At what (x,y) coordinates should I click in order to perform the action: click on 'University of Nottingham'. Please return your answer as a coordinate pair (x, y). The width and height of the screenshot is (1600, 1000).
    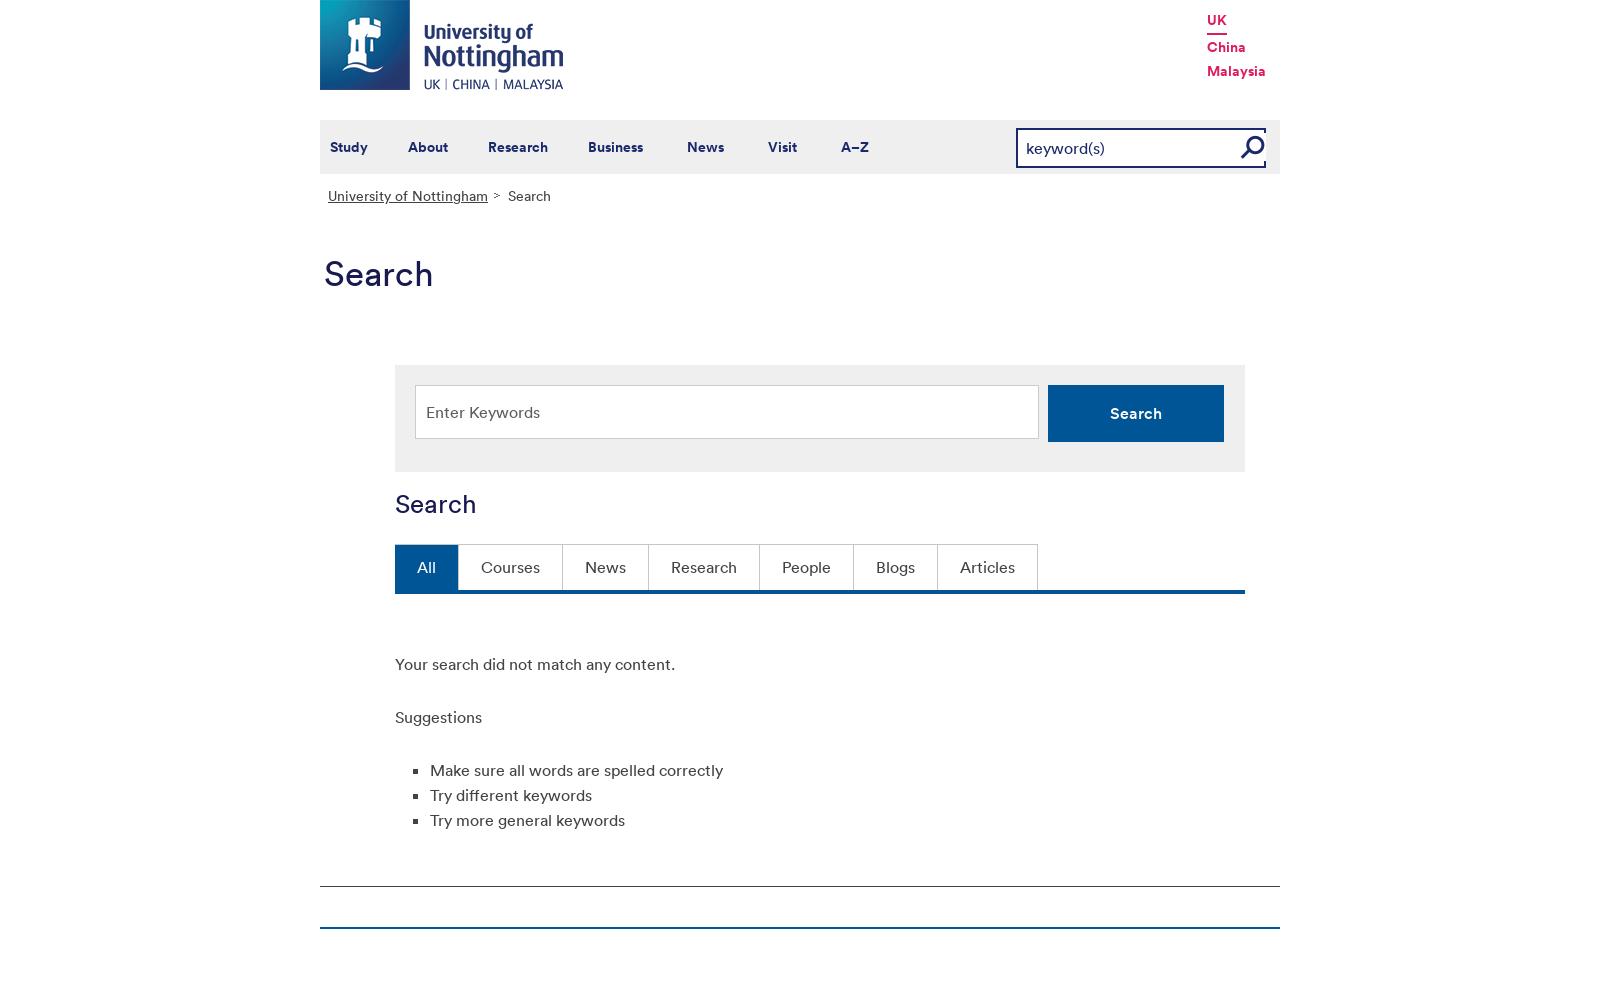
    Looking at the image, I should click on (407, 194).